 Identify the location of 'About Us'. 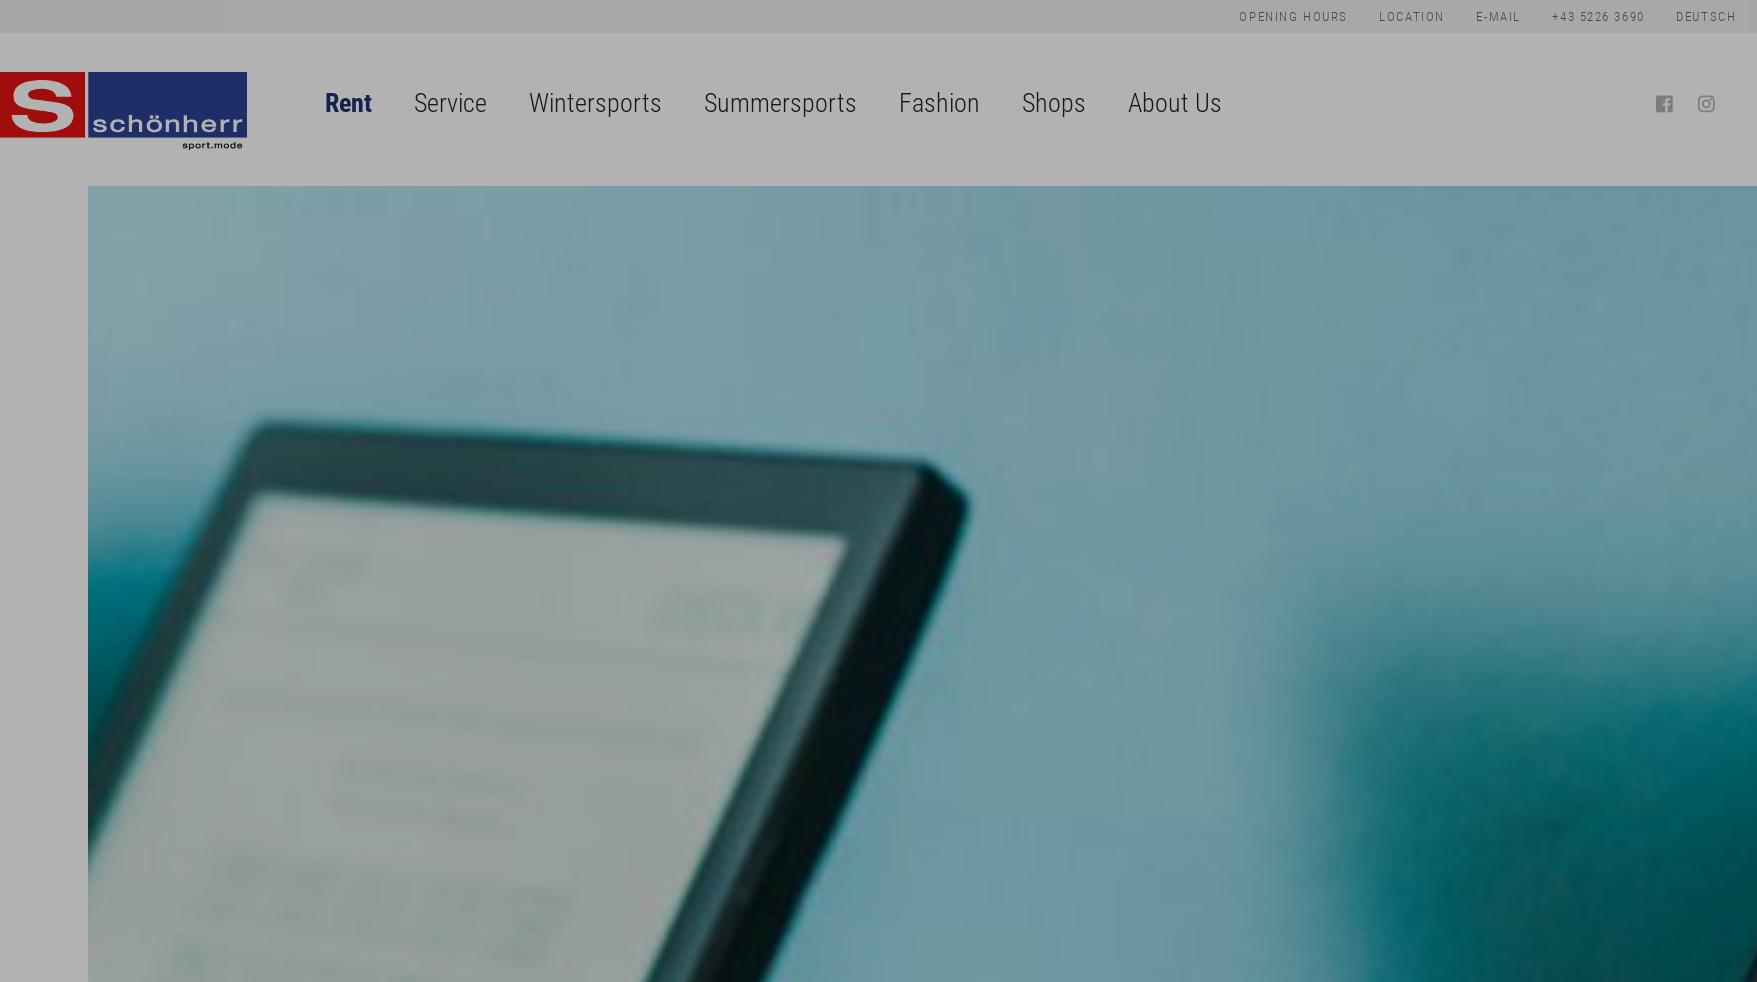
(1174, 101).